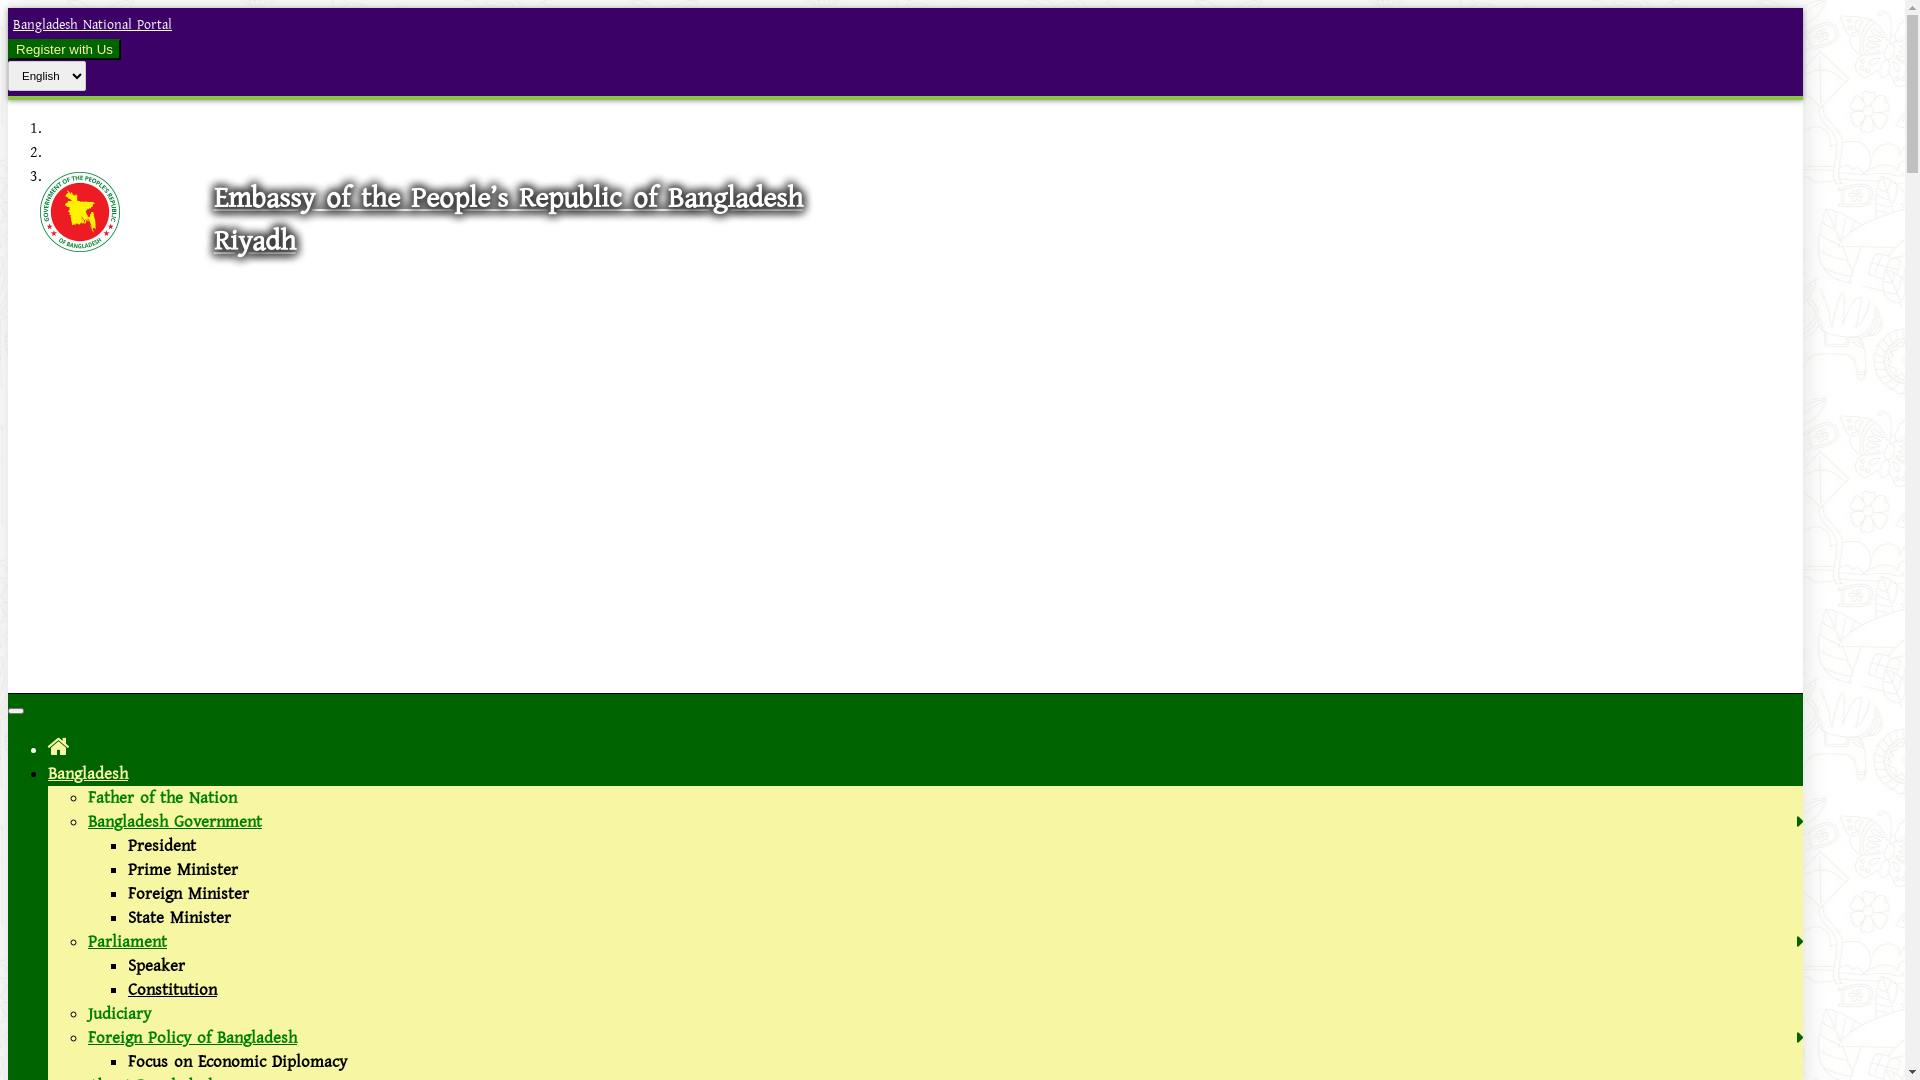  I want to click on 'Constitution', so click(172, 990).